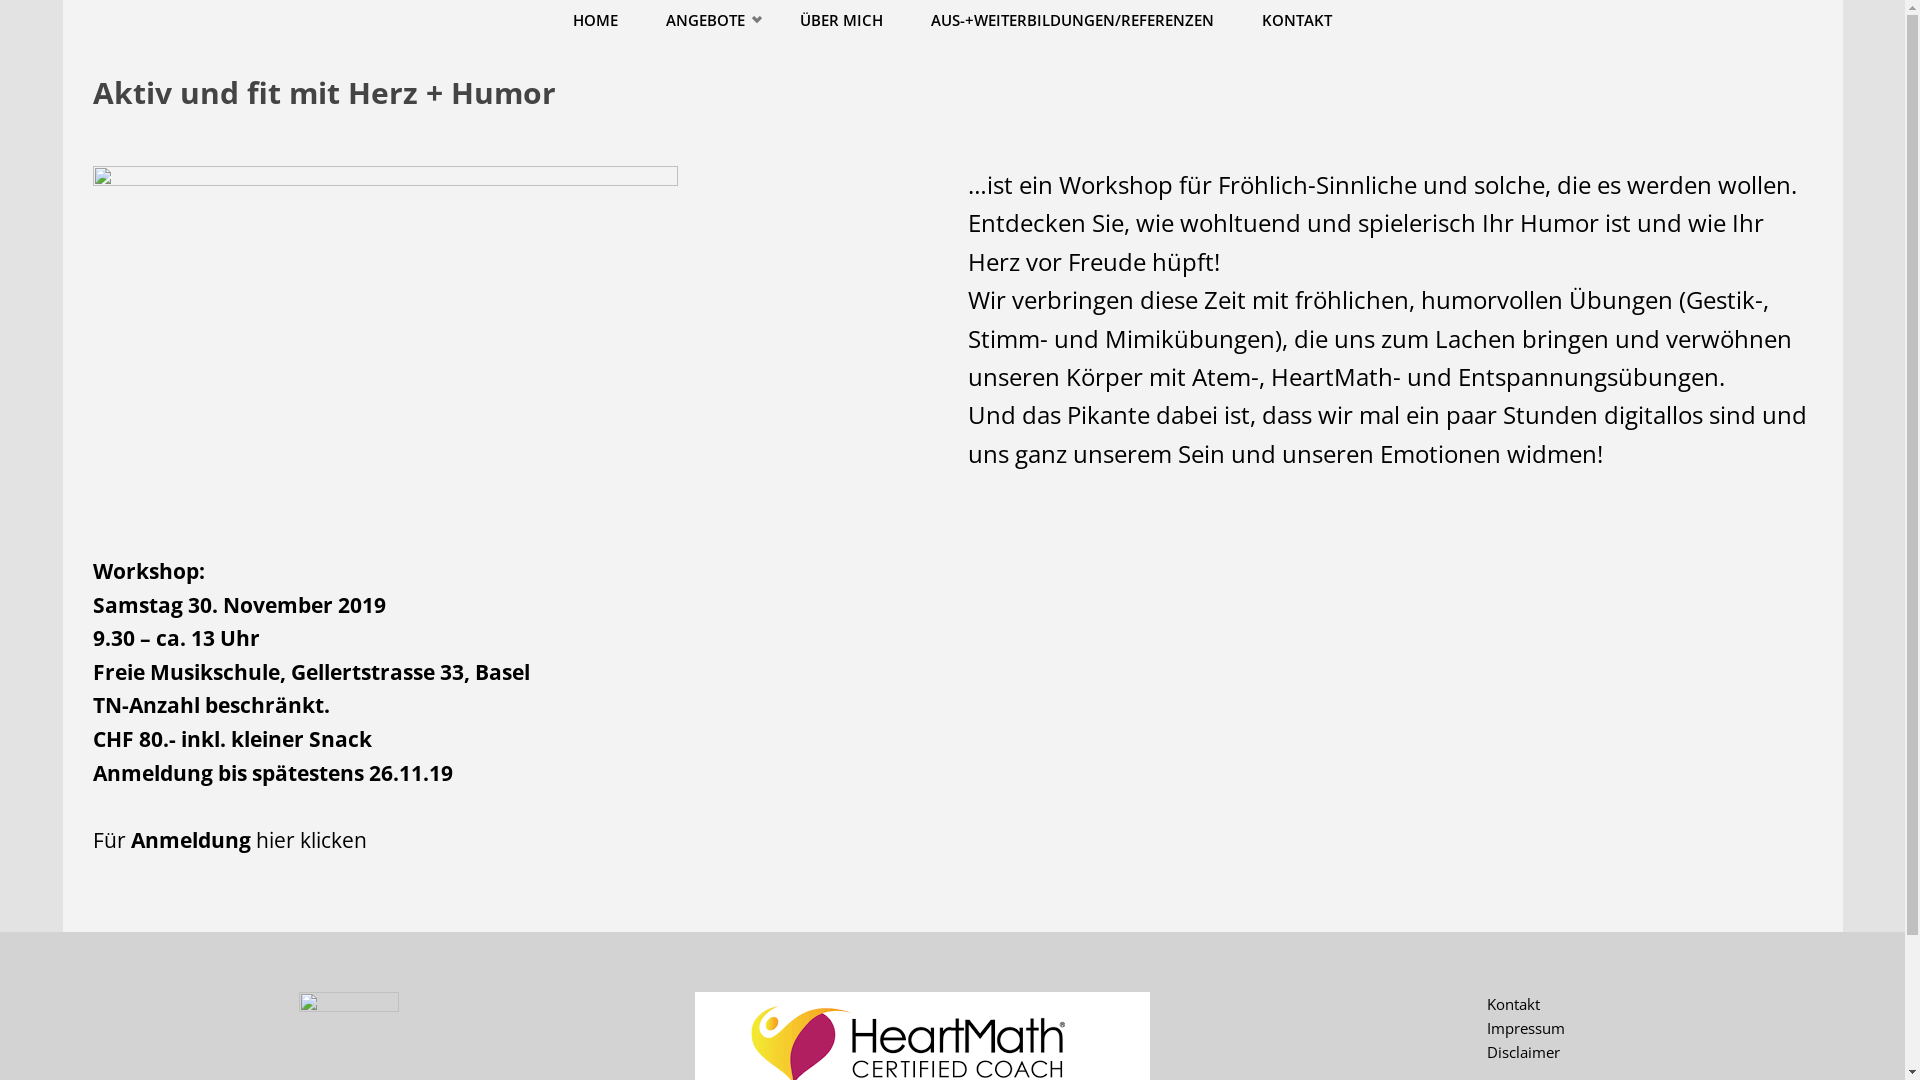 This screenshot has height=1080, width=1920. I want to click on 'Kontakt', so click(1513, 1003).